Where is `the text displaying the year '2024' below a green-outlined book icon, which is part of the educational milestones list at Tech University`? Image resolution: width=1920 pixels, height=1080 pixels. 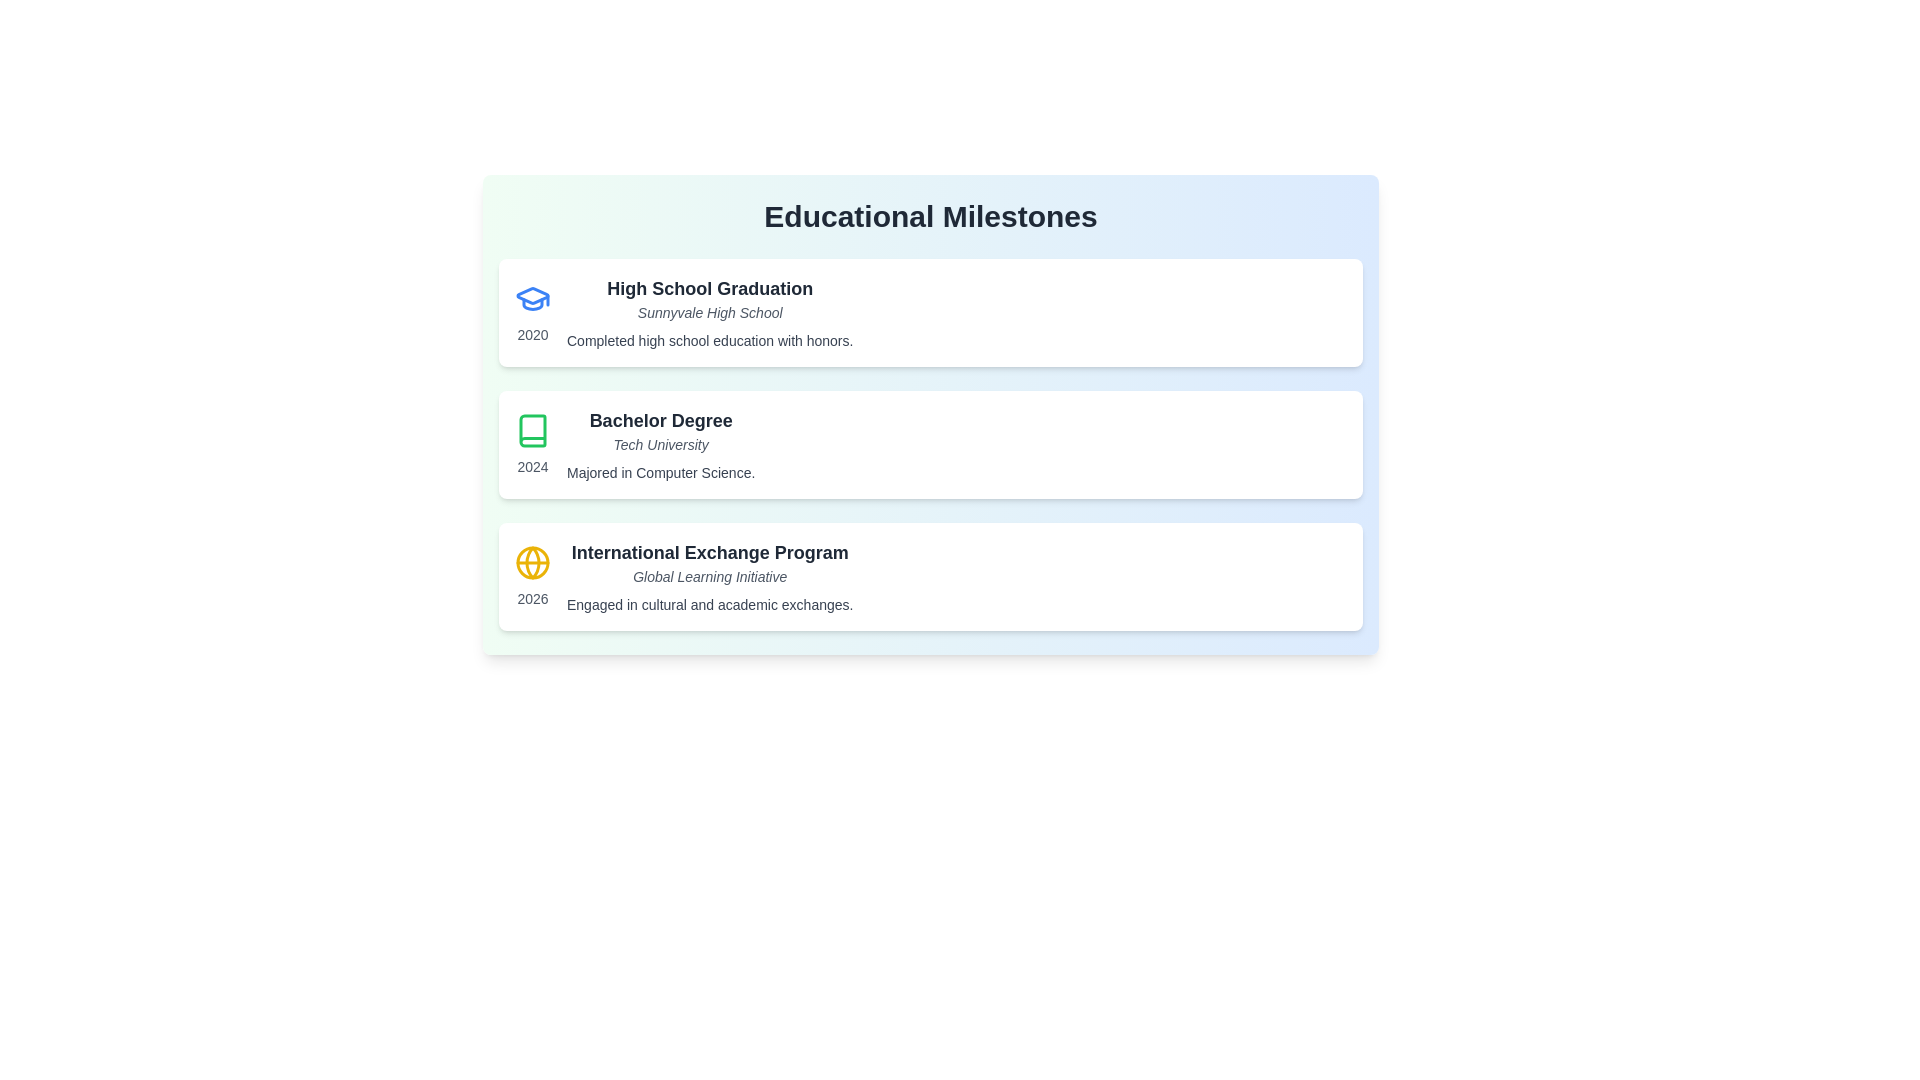 the text displaying the year '2024' below a green-outlined book icon, which is part of the educational milestones list at Tech University is located at coordinates (532, 443).